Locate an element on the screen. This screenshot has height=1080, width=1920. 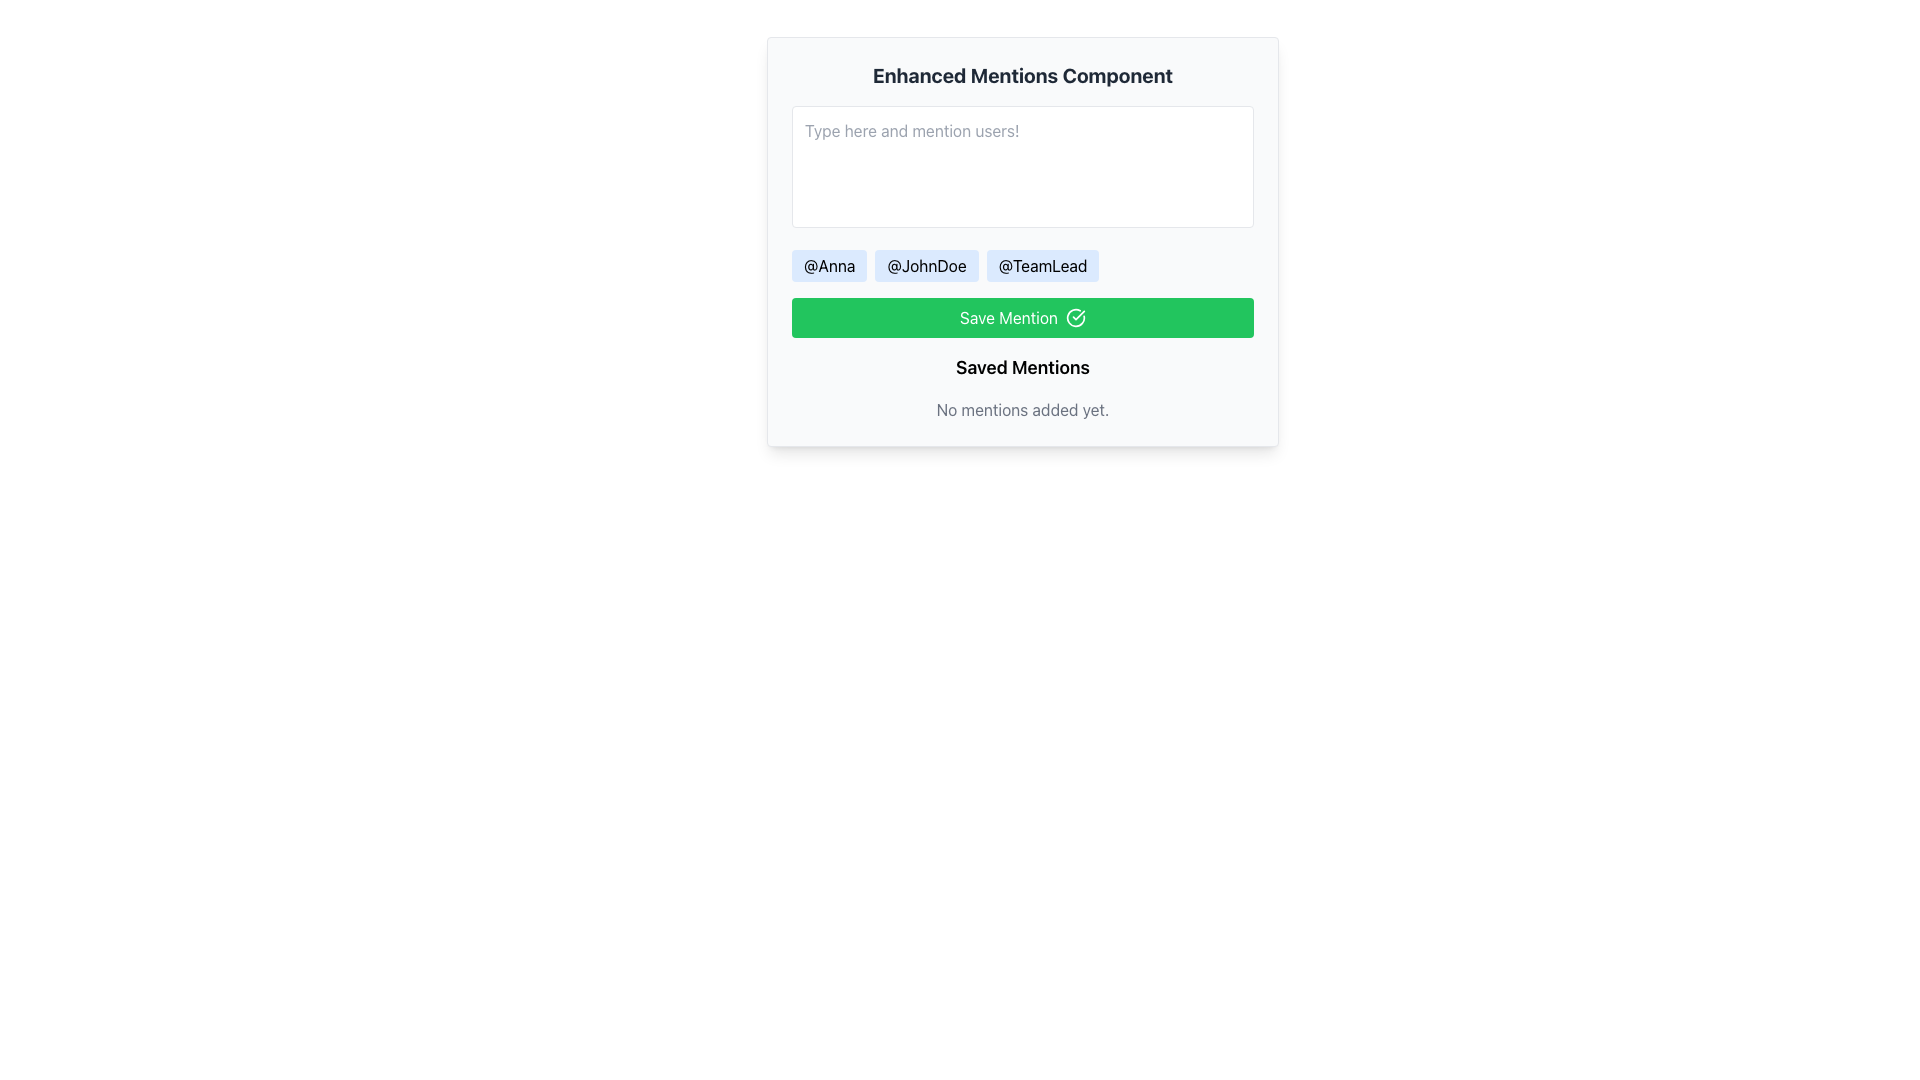
the text label that reads 'No mentions added yet.' which is styled in gray and located below the 'Saved Mentions' title in the 'Enhanced Mentions Component.' is located at coordinates (1022, 408).